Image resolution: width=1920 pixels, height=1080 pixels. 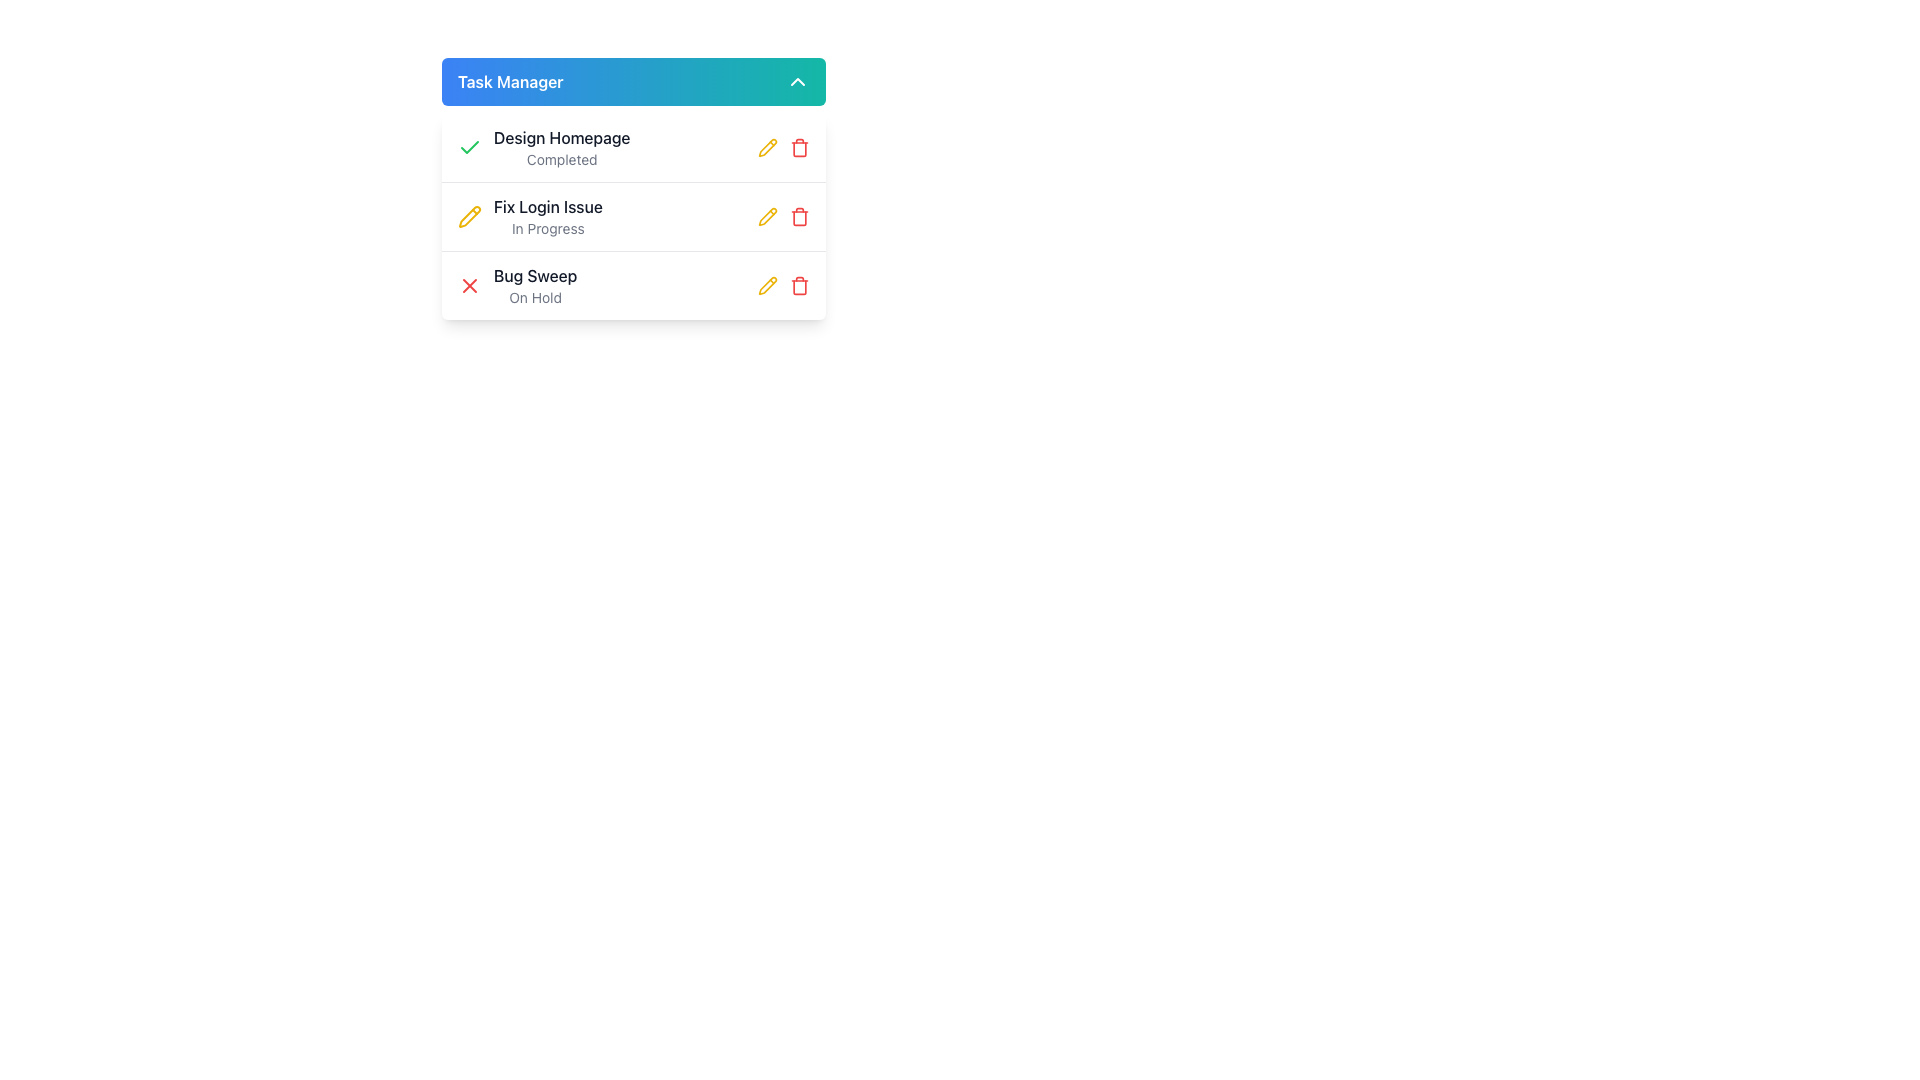 What do you see at coordinates (469, 285) in the screenshot?
I see `the status icon indicating 'On Hold' for the 'Bug Sweep' task located in the third task line, specifically within the icon cluster to the left of the title` at bounding box center [469, 285].